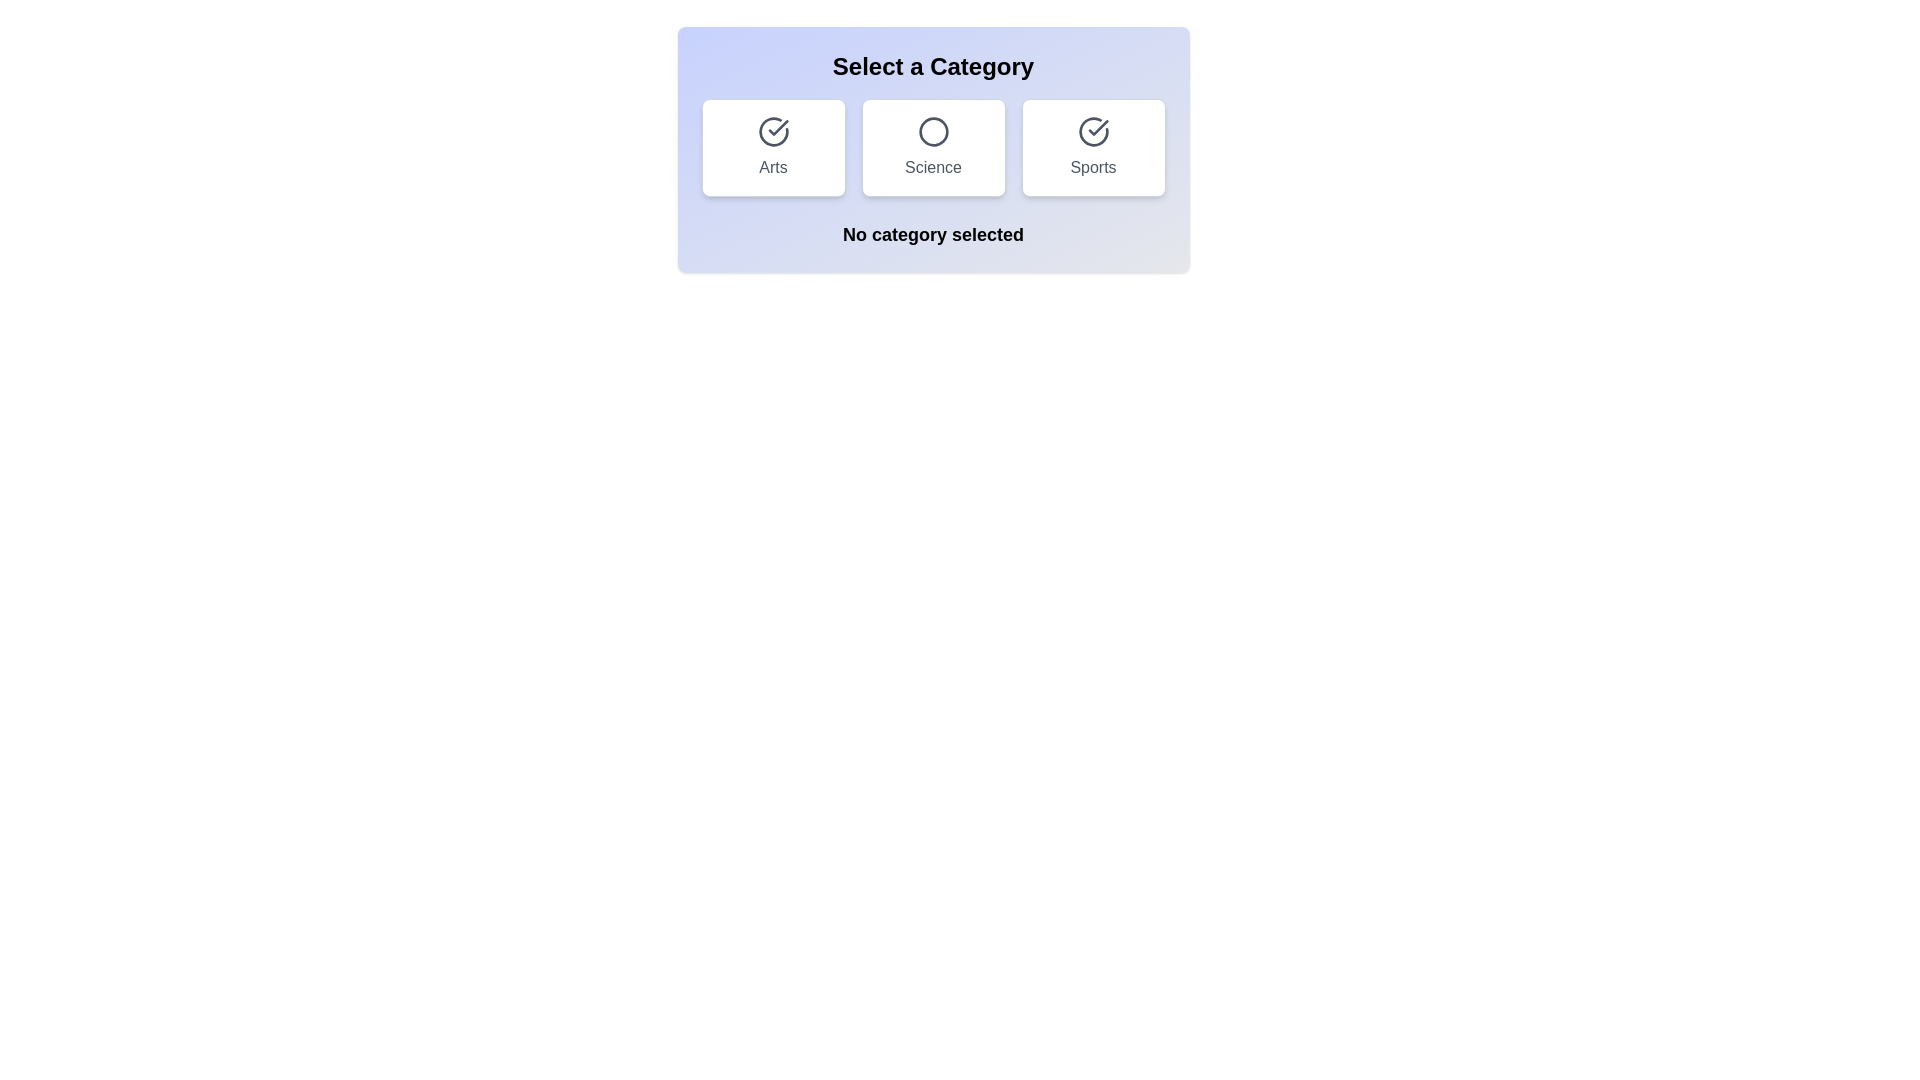  Describe the element at coordinates (932, 146) in the screenshot. I see `the 'Science' Selectable Button` at that location.